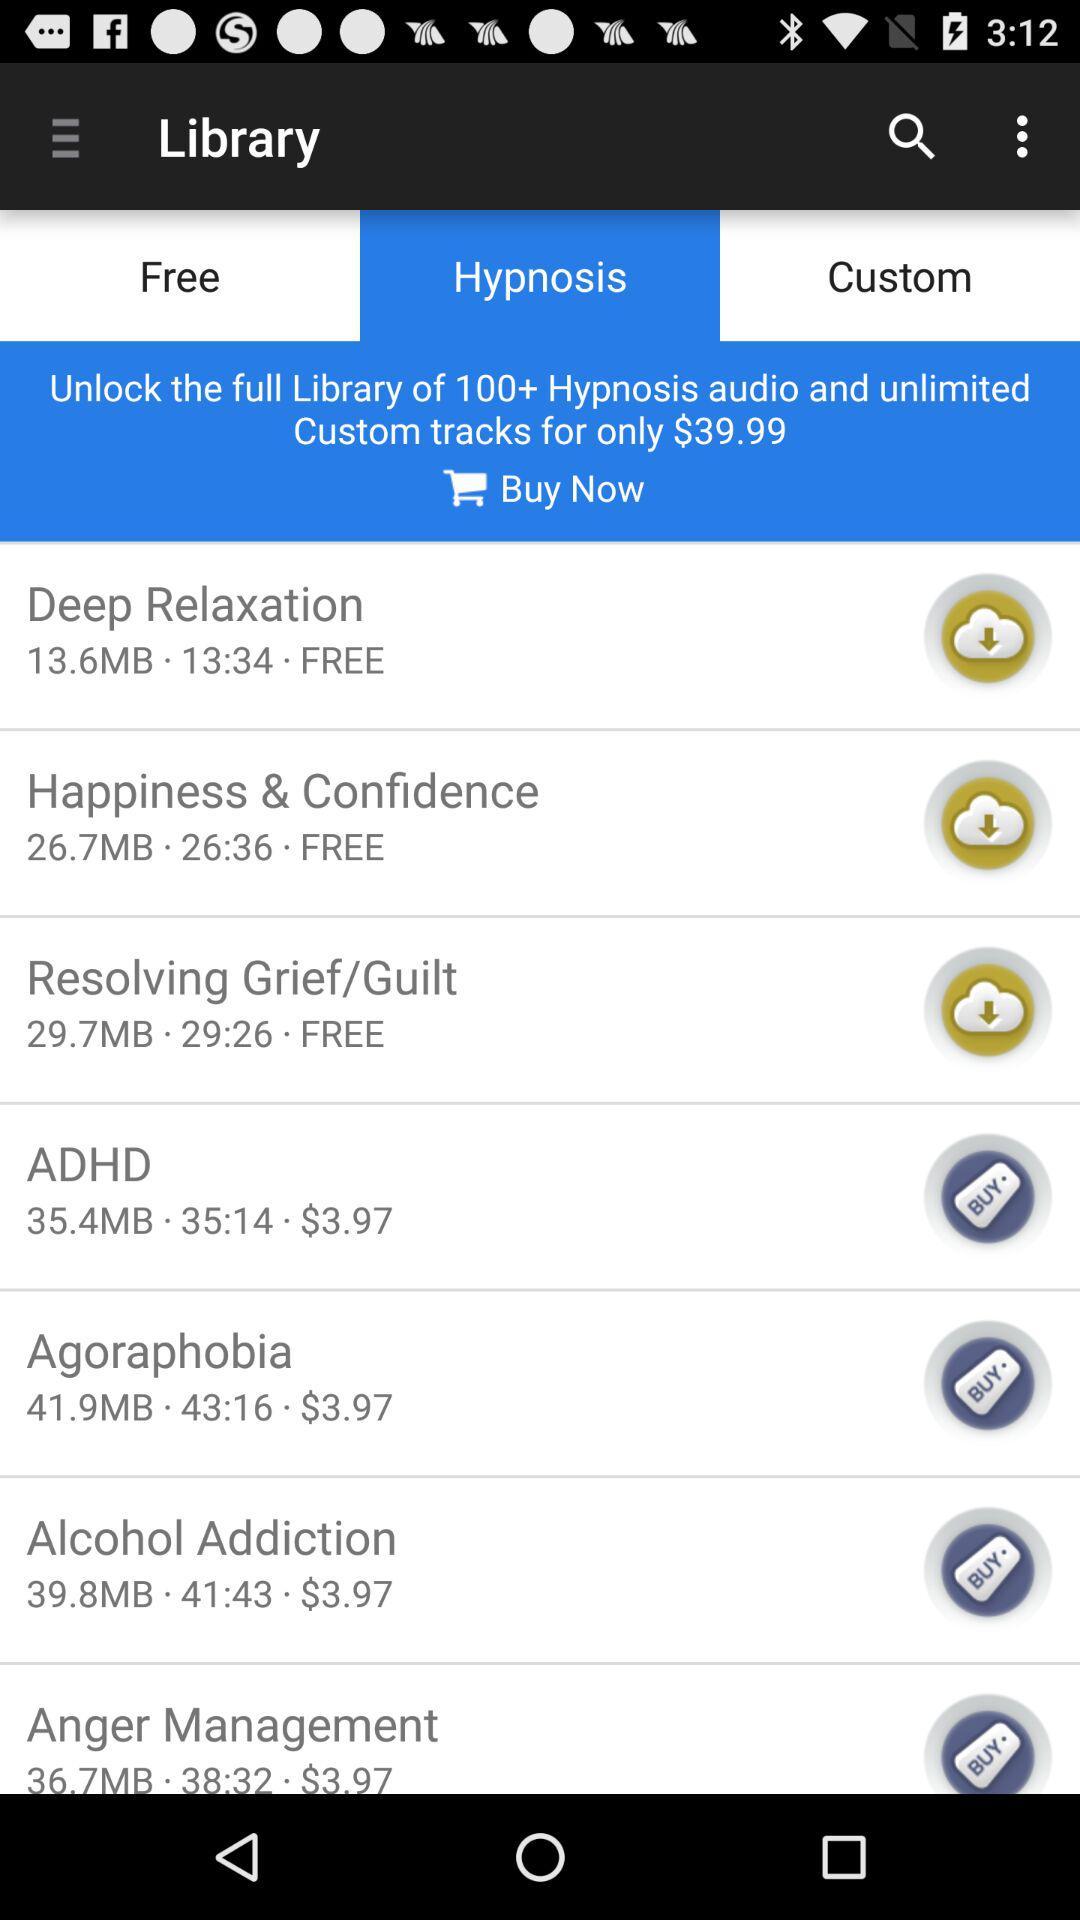  What do you see at coordinates (72, 135) in the screenshot?
I see `icon to the left of the library app` at bounding box center [72, 135].